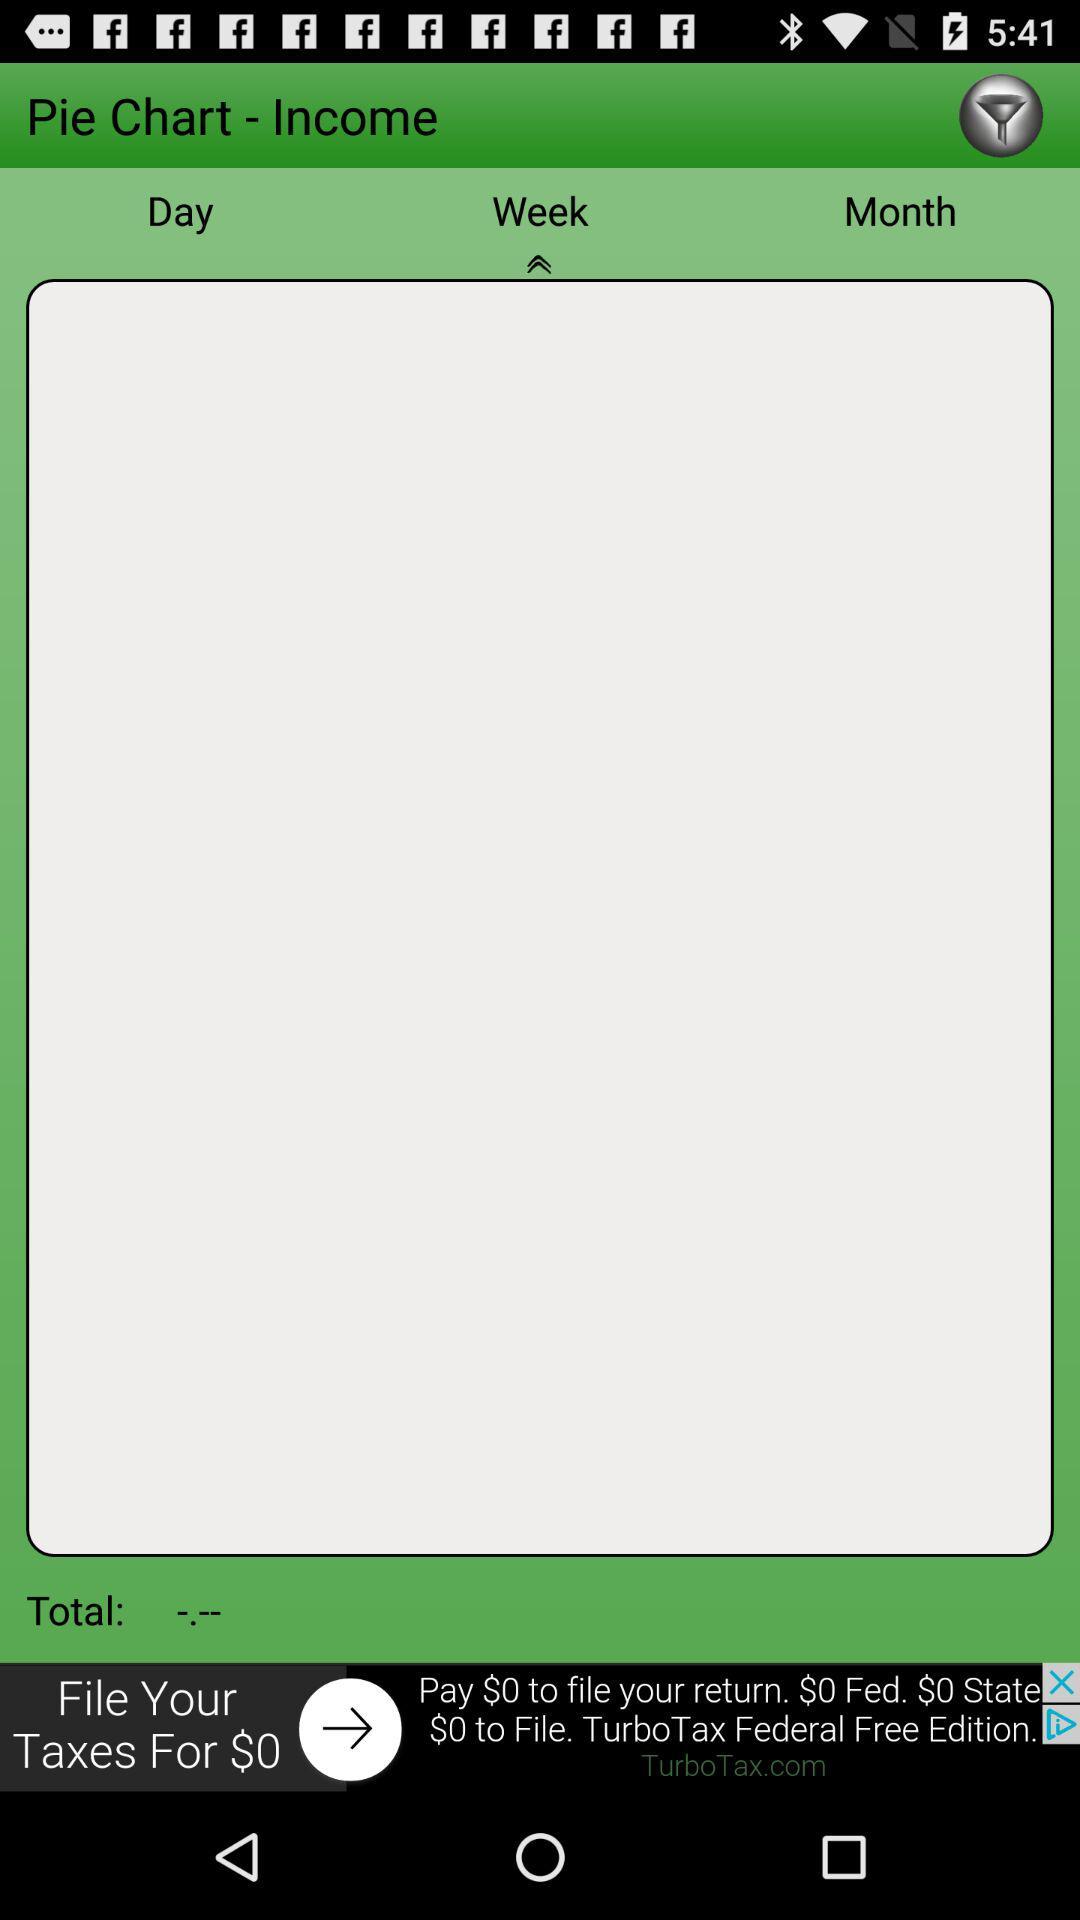 The height and width of the screenshot is (1920, 1080). What do you see at coordinates (1001, 122) in the screenshot?
I see `the filter icon` at bounding box center [1001, 122].